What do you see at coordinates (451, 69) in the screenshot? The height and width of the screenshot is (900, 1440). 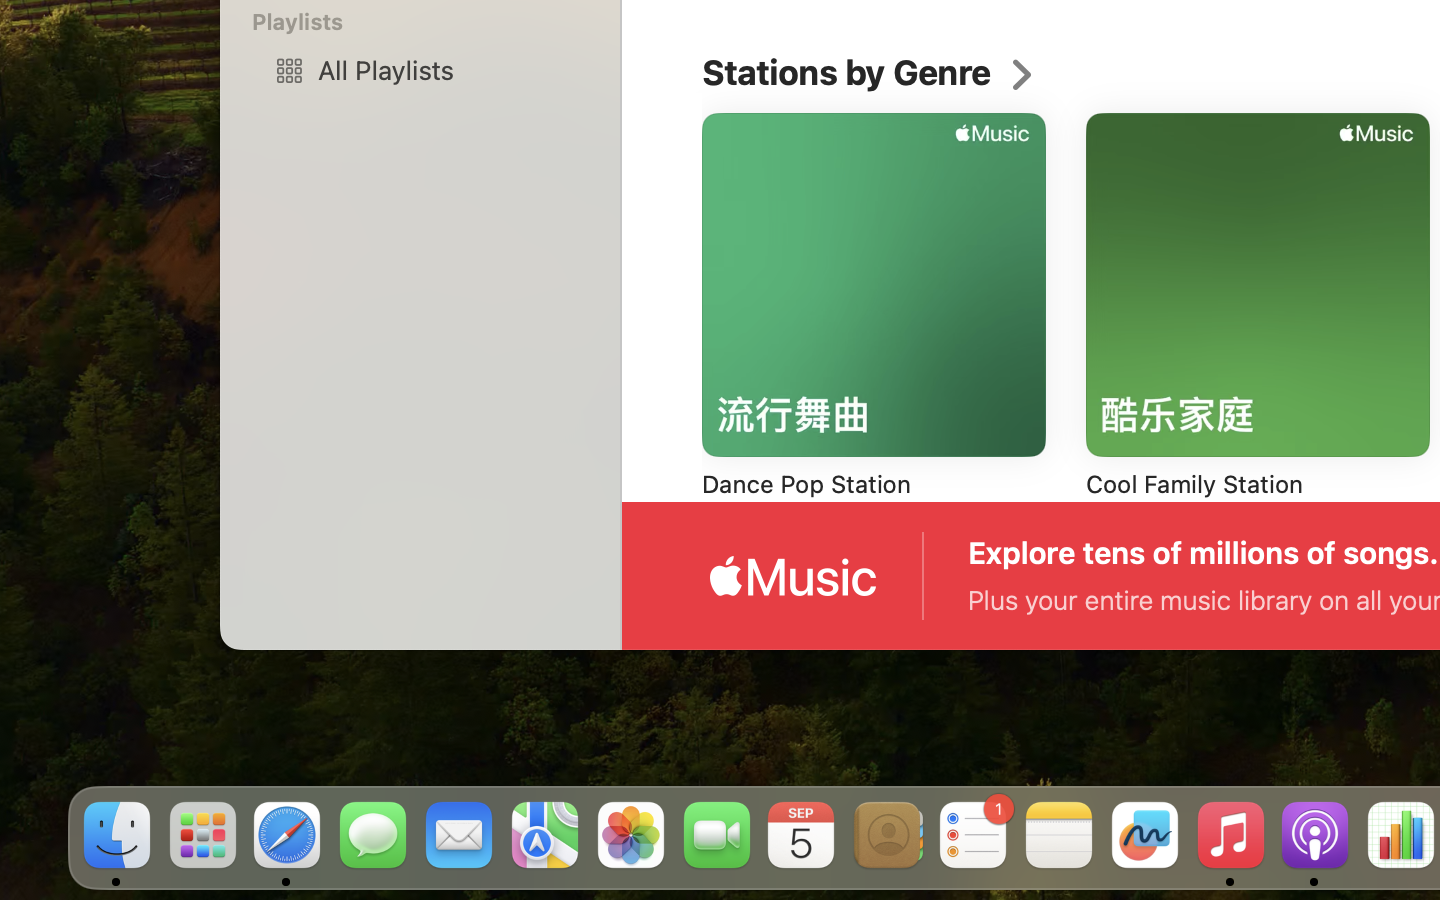 I see `'All Playlists'` at bounding box center [451, 69].